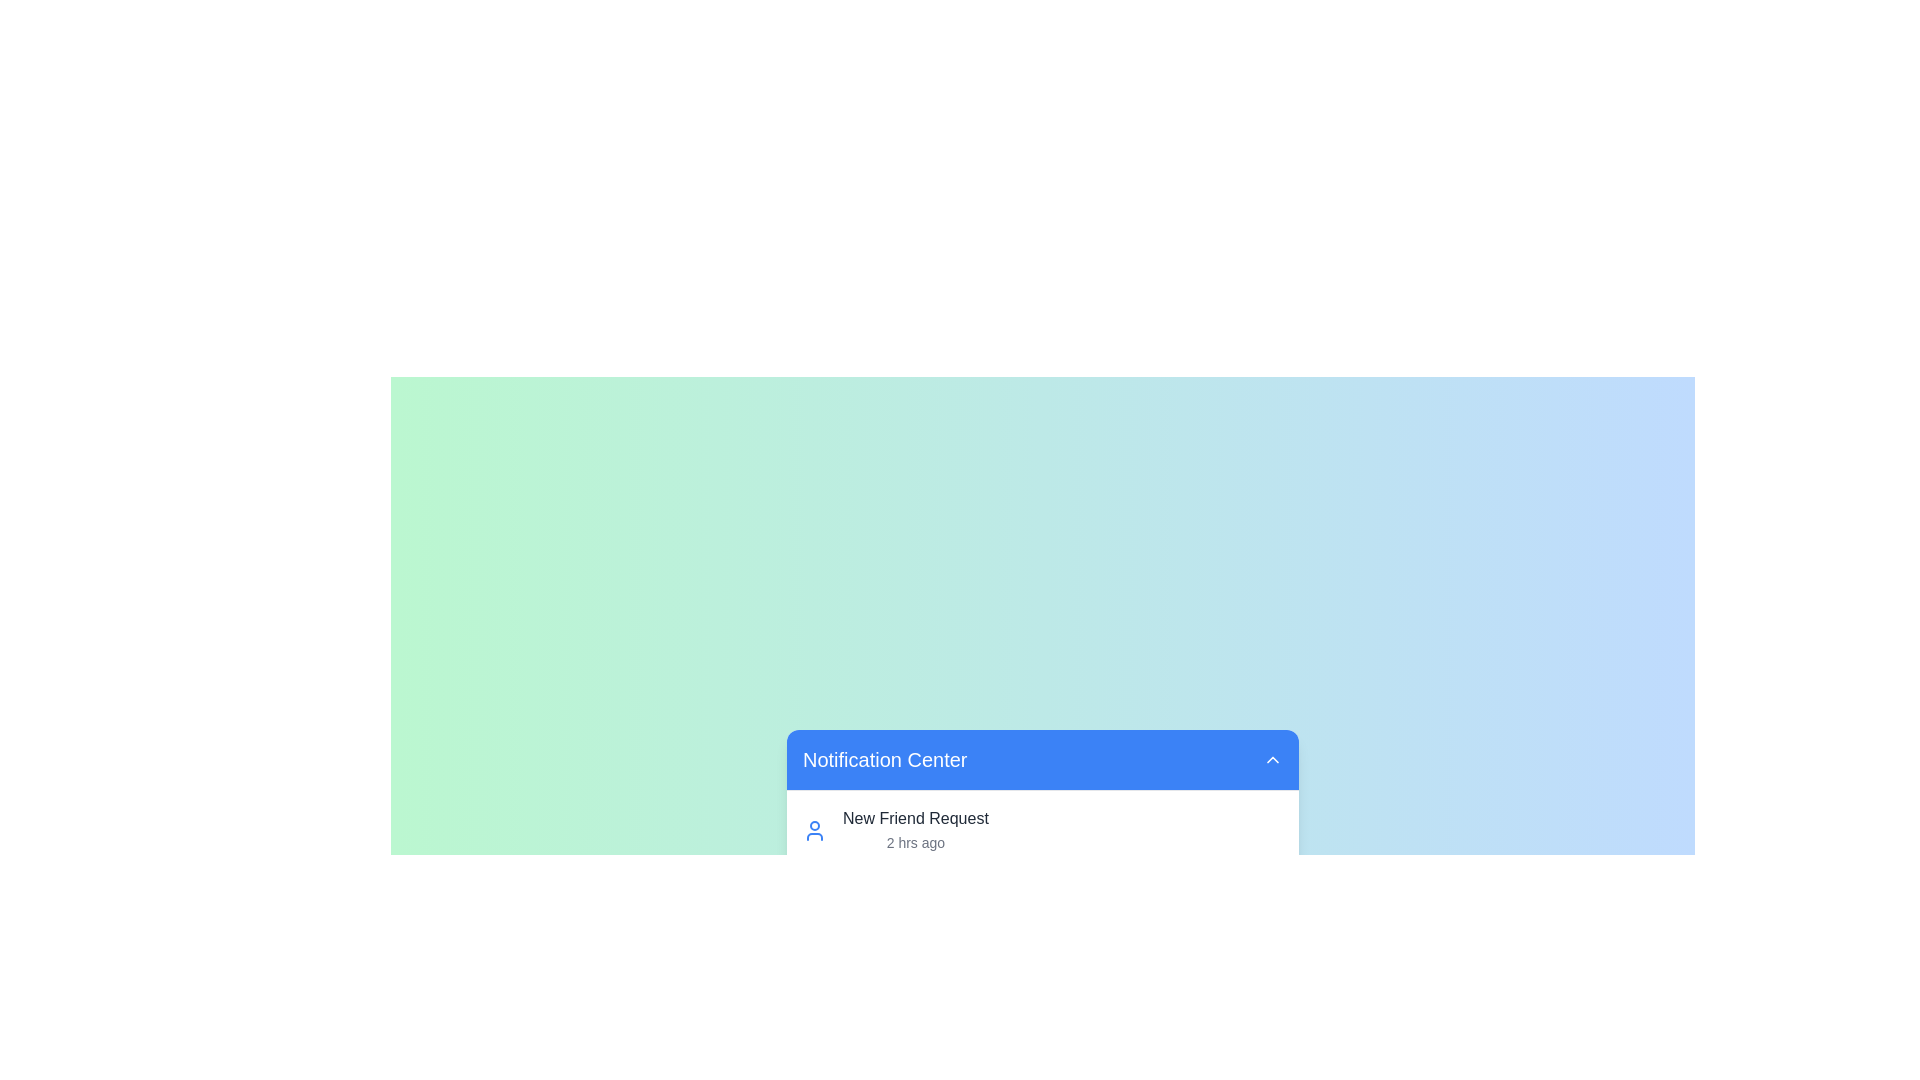  I want to click on the chevron button to toggle the visibility of the notification list, so click(1271, 759).